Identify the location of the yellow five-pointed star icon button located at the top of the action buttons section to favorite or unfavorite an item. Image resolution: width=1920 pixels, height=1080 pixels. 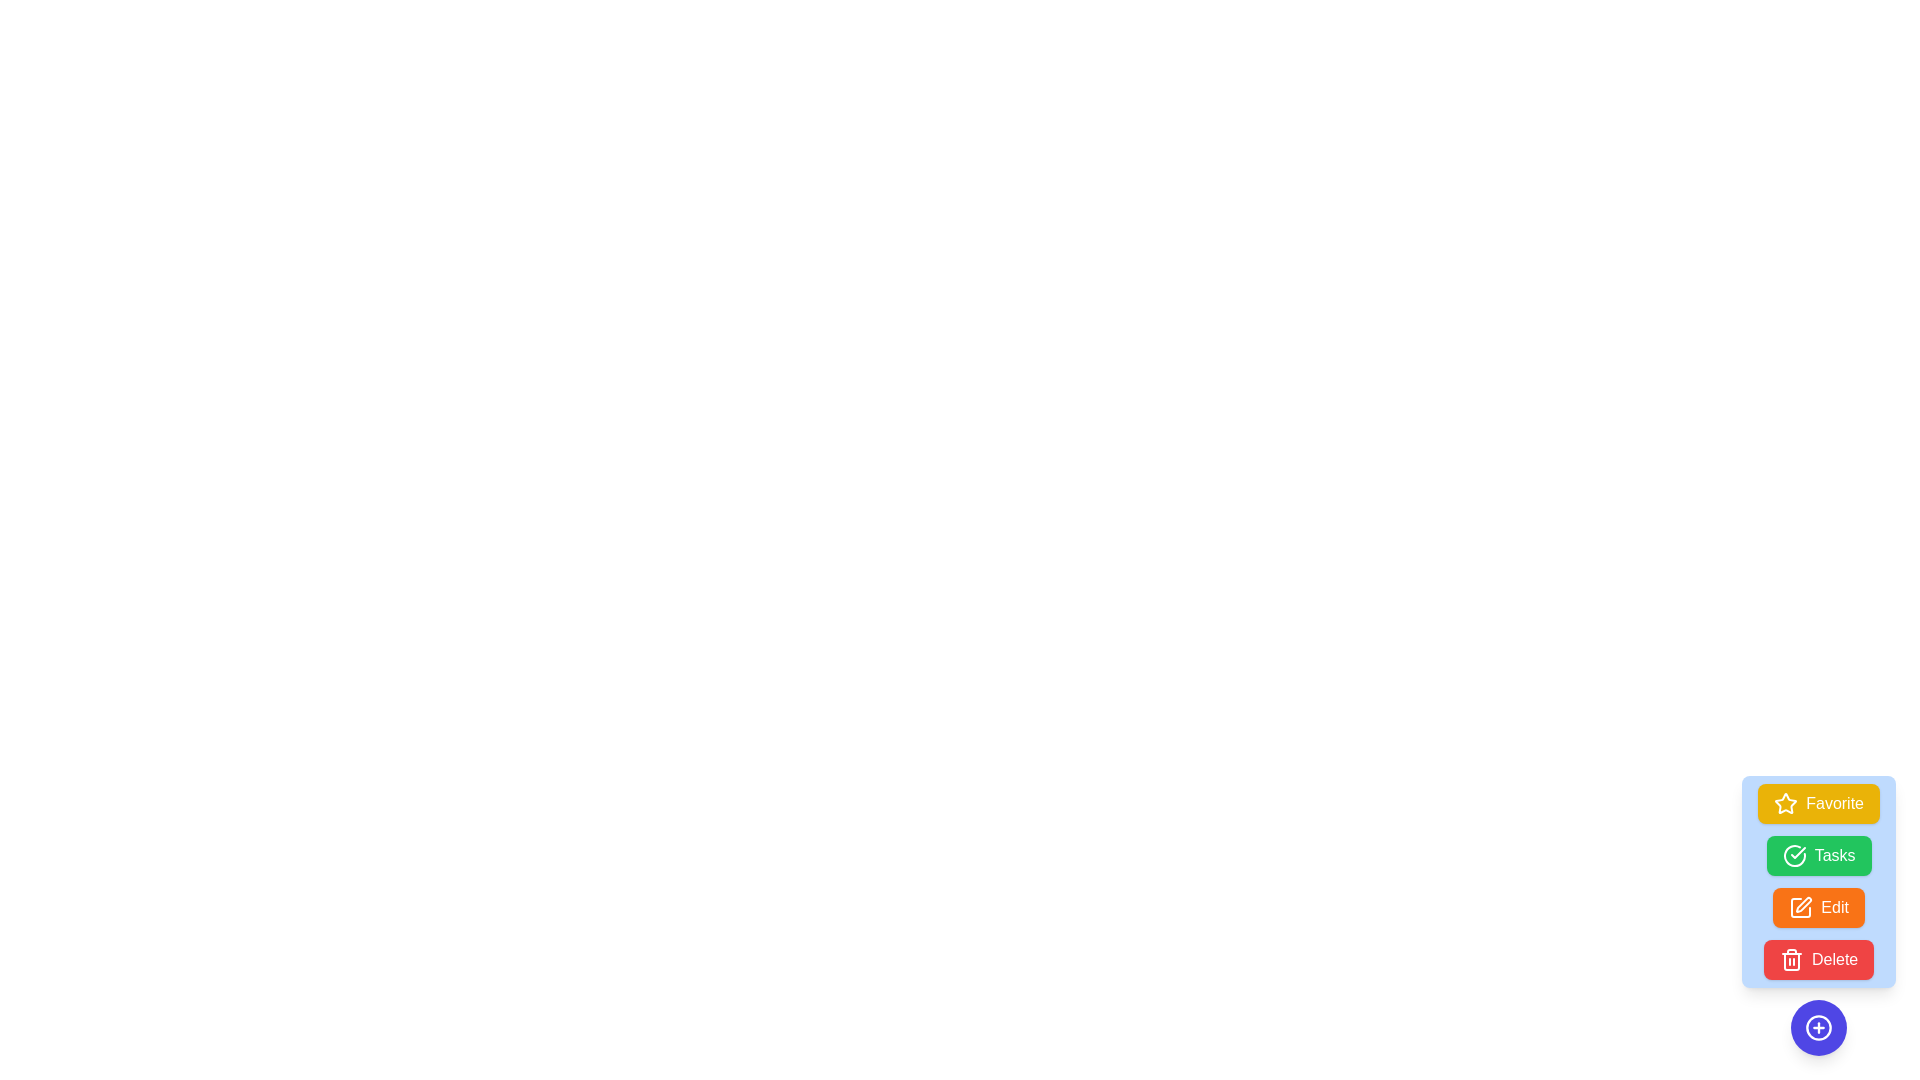
(1786, 802).